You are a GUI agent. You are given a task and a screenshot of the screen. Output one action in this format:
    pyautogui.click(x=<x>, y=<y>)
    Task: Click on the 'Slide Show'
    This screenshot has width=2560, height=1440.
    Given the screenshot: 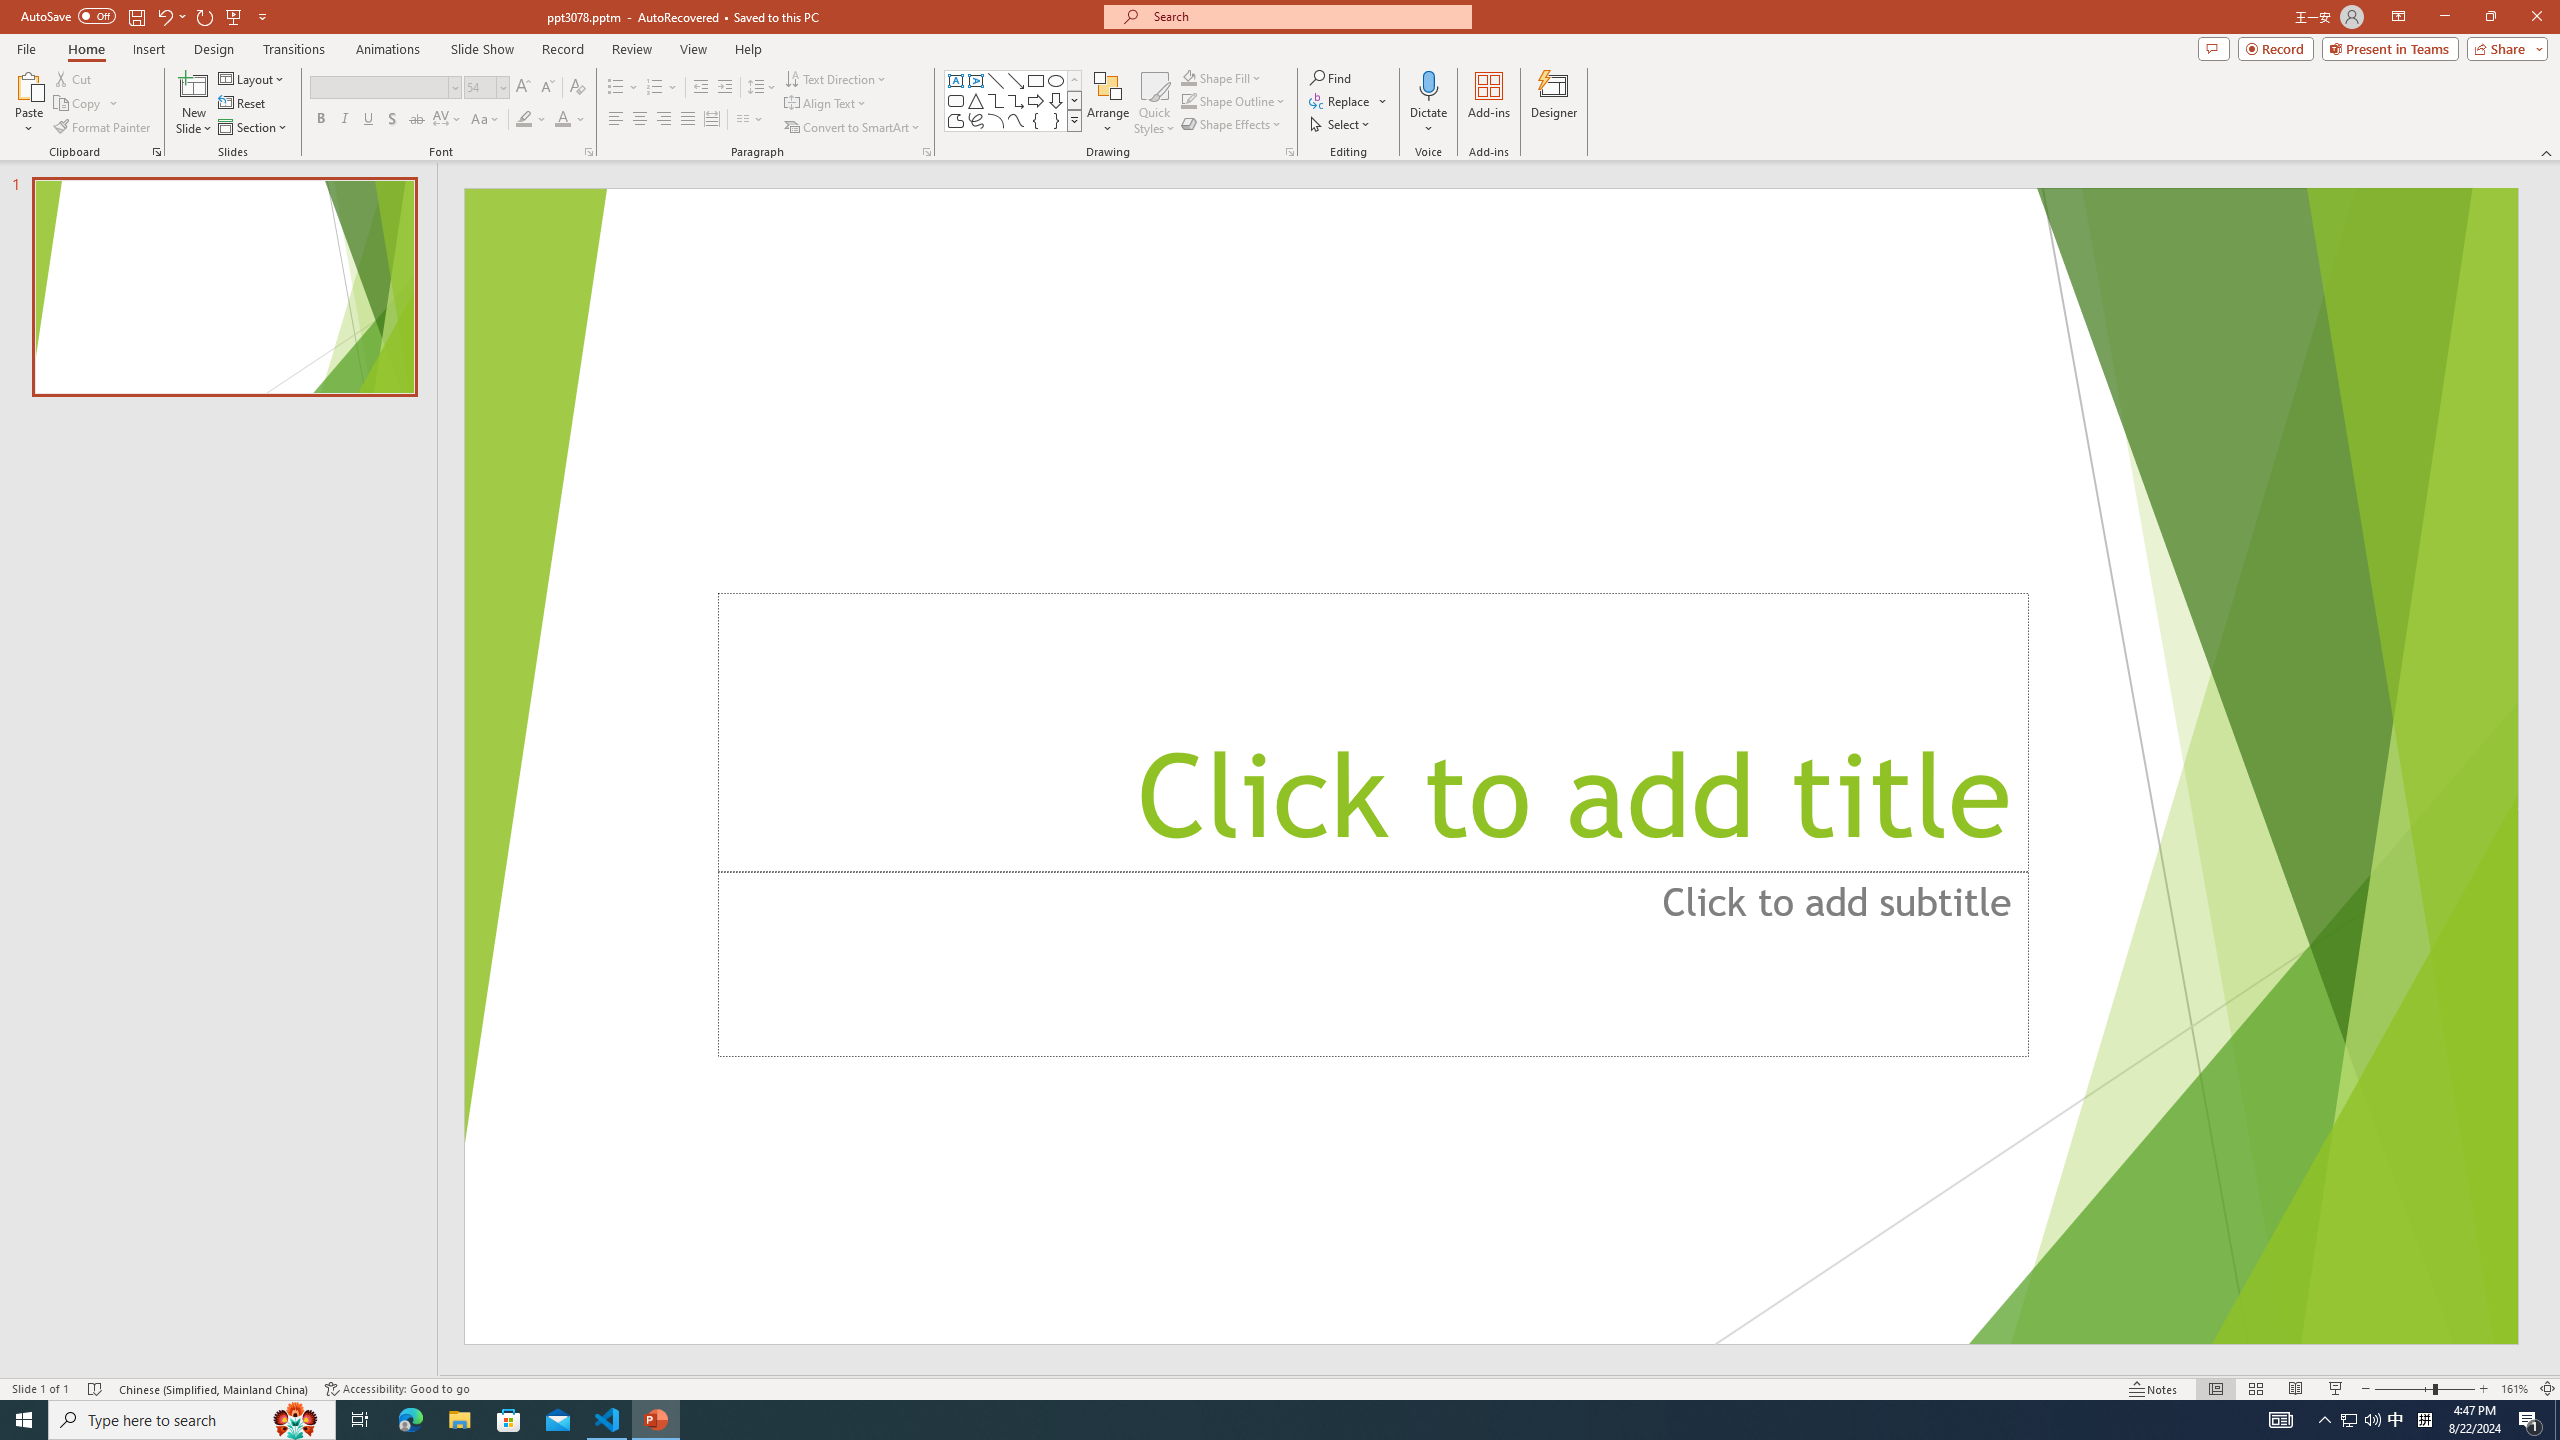 What is the action you would take?
    pyautogui.click(x=481, y=49)
    